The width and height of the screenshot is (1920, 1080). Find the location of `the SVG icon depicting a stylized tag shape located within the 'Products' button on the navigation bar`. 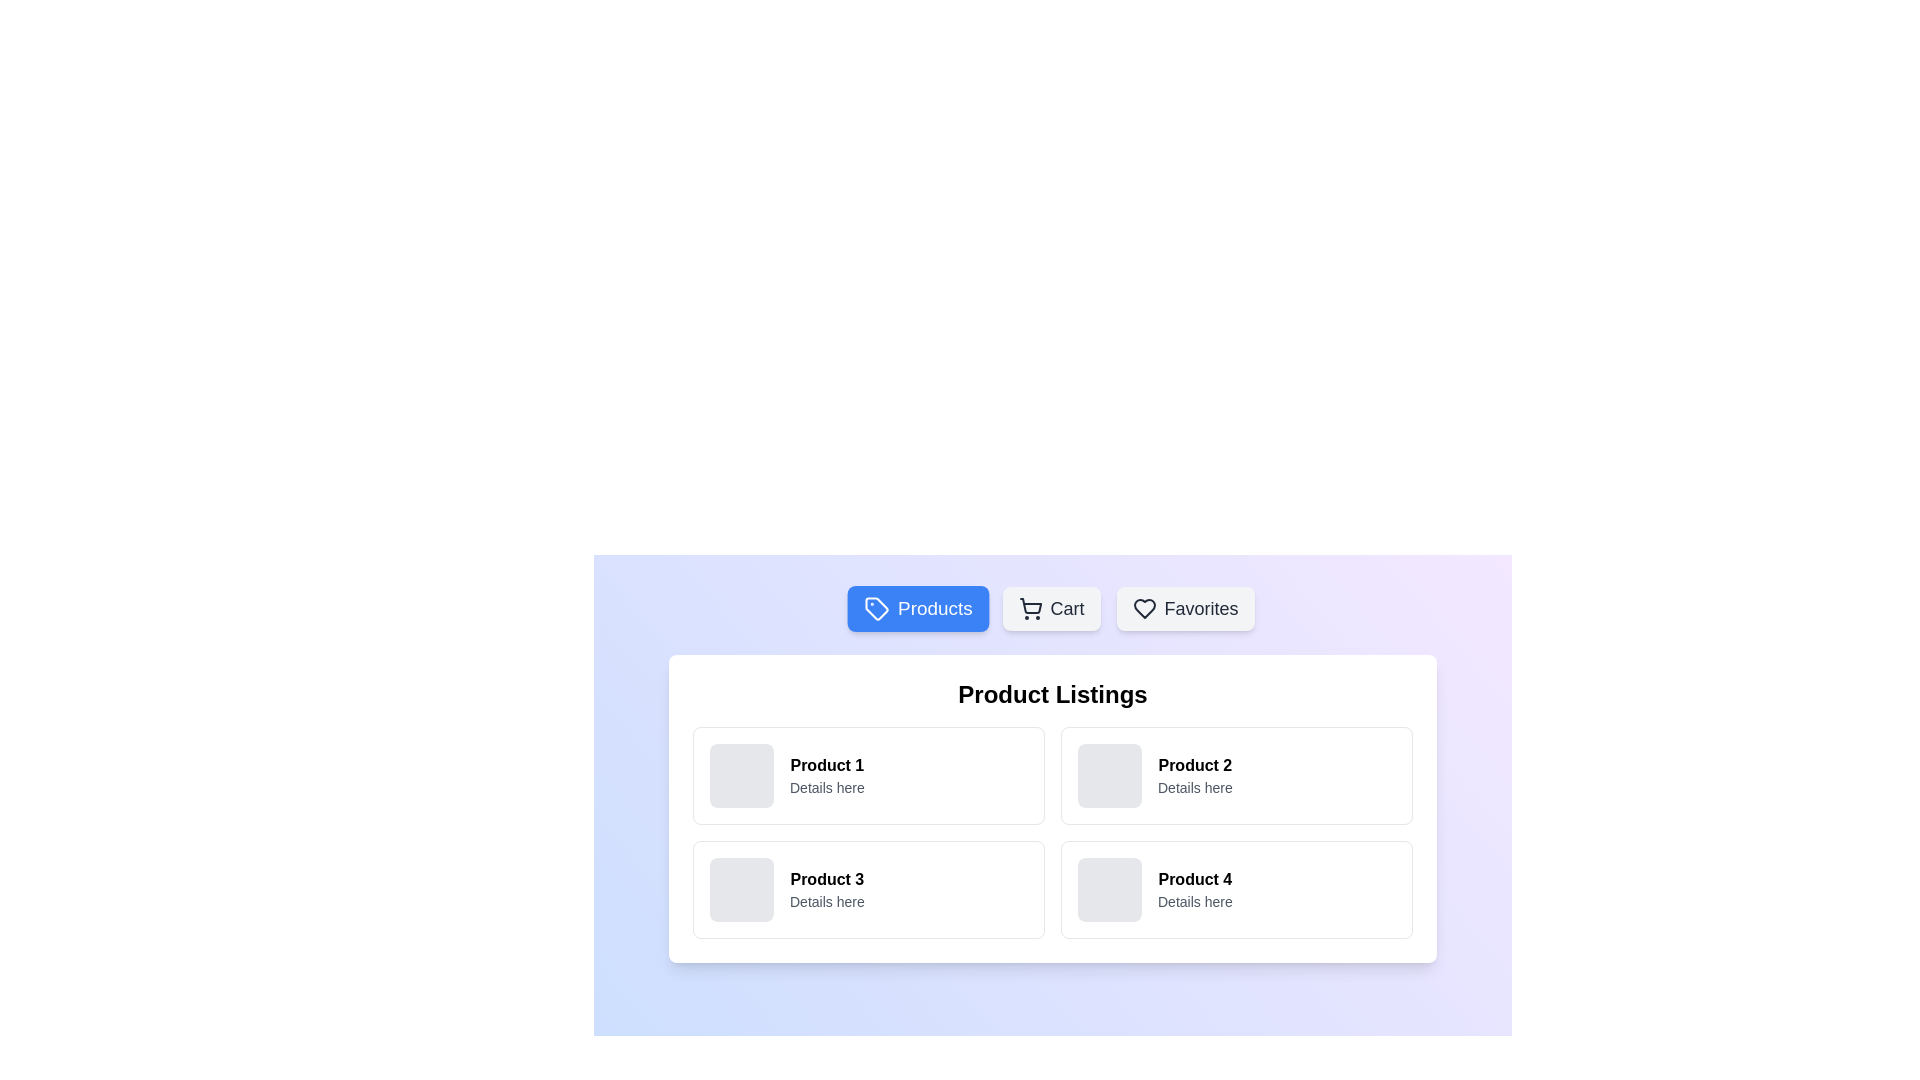

the SVG icon depicting a stylized tag shape located within the 'Products' button on the navigation bar is located at coordinates (877, 608).